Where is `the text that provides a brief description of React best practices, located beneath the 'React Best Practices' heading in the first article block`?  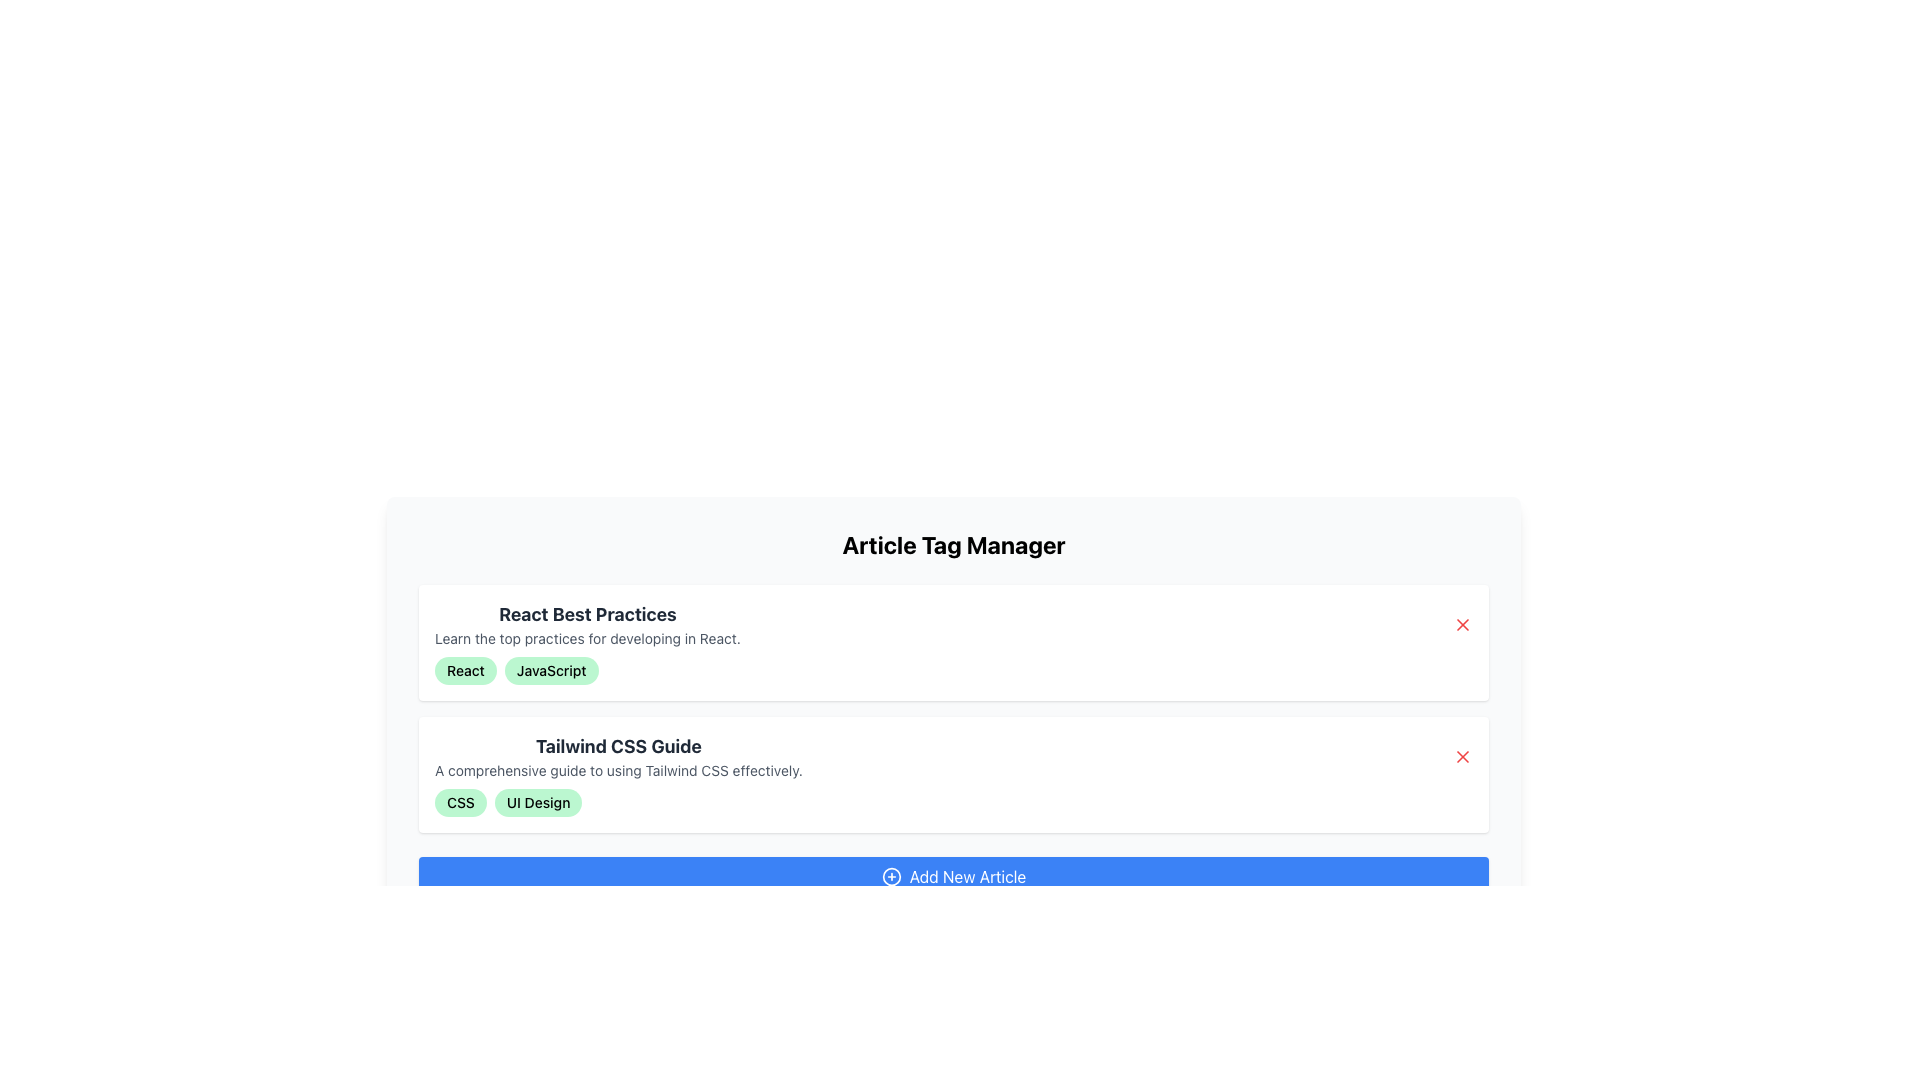 the text that provides a brief description of React best practices, located beneath the 'React Best Practices' heading in the first article block is located at coordinates (586, 639).